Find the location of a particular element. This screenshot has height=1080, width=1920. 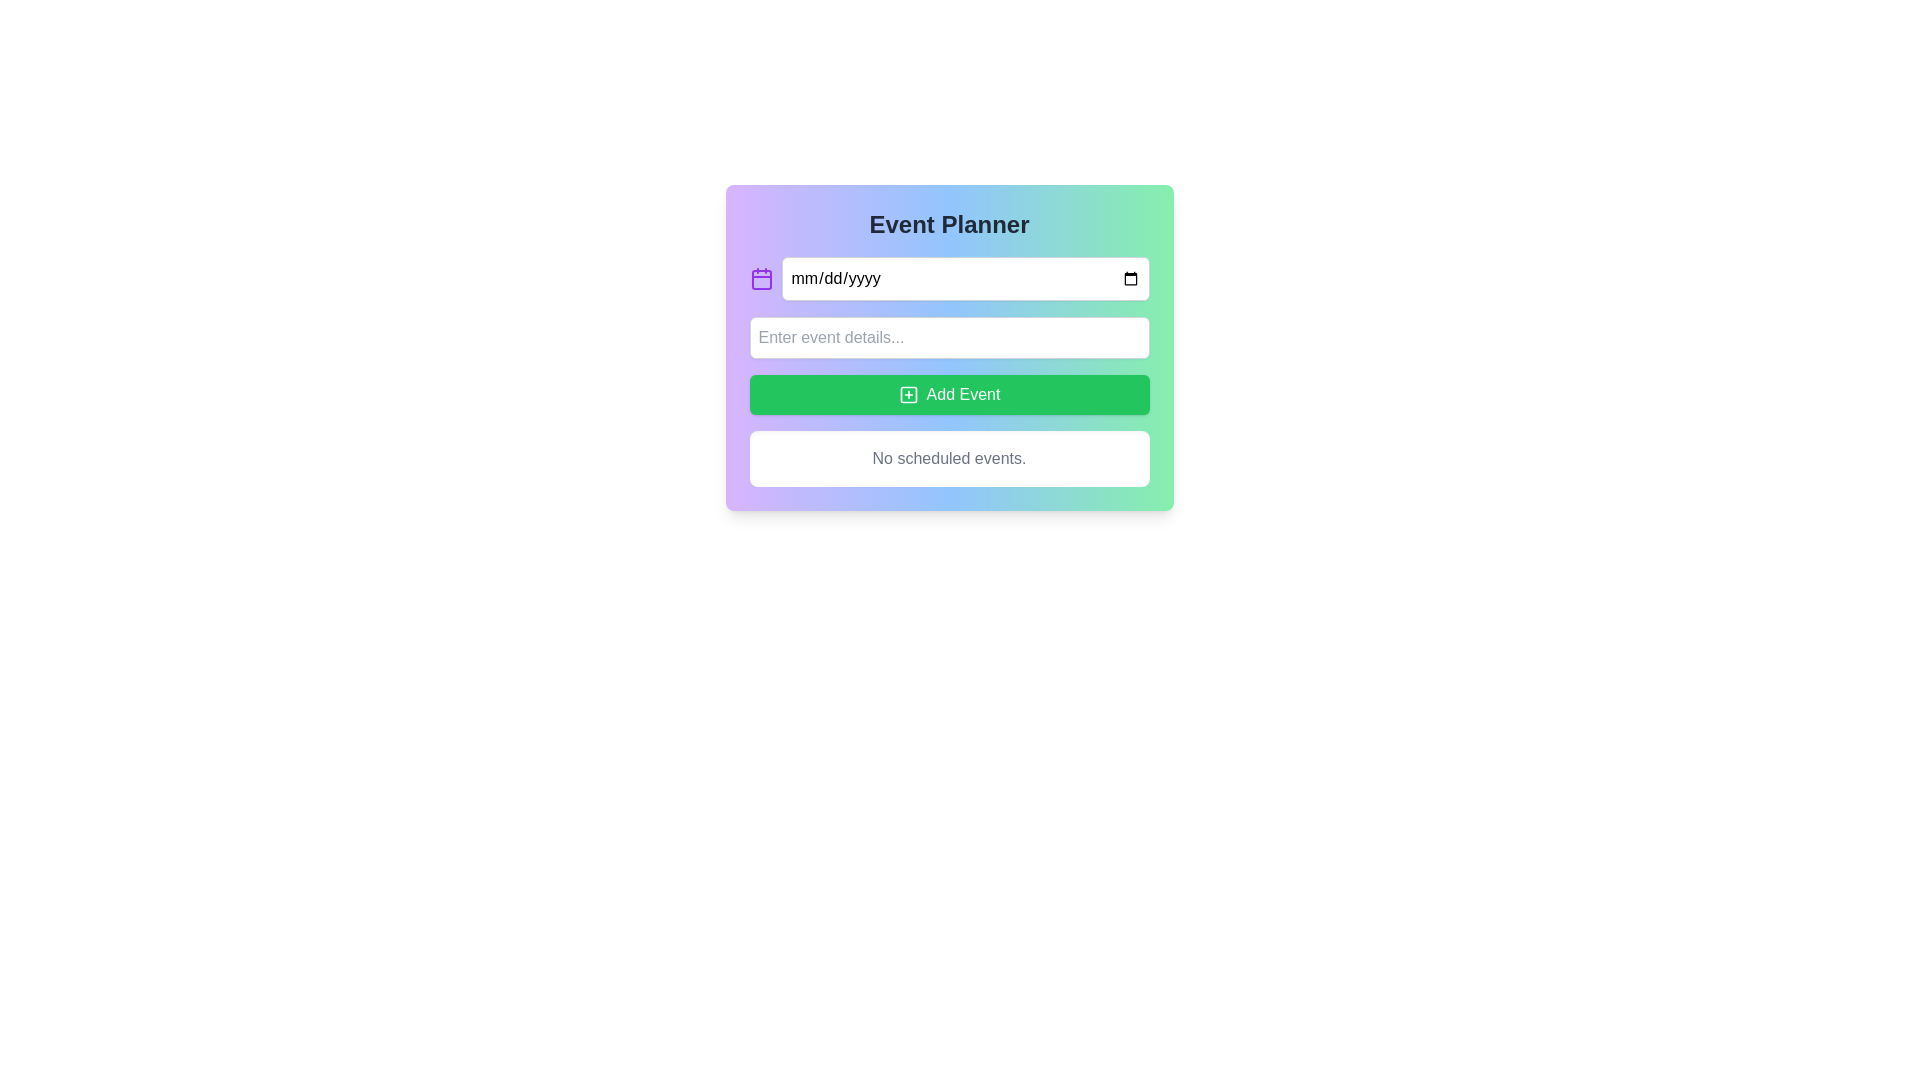

the button below the 'Enter event details...' input field is located at coordinates (948, 394).